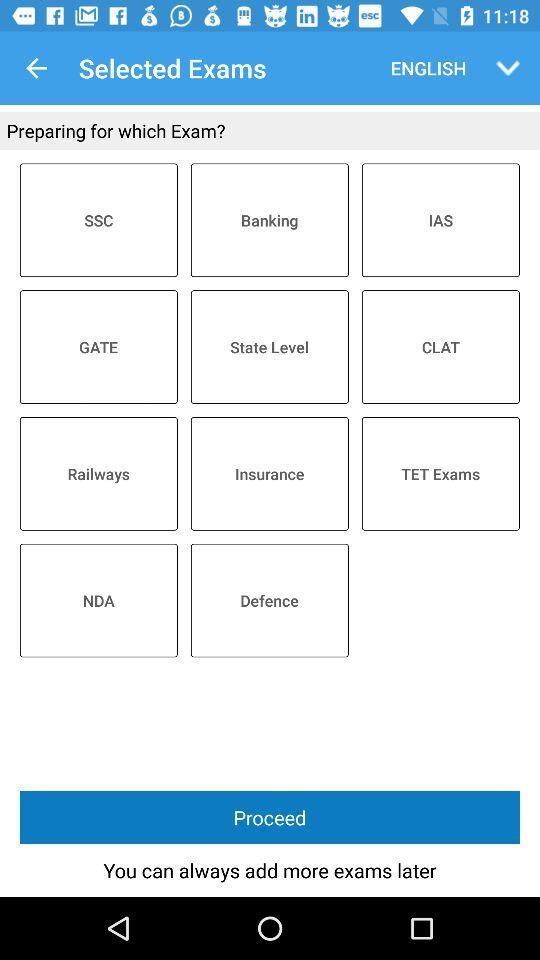 This screenshot has height=960, width=540. What do you see at coordinates (36, 68) in the screenshot?
I see `the app to the left of the selected exams item` at bounding box center [36, 68].